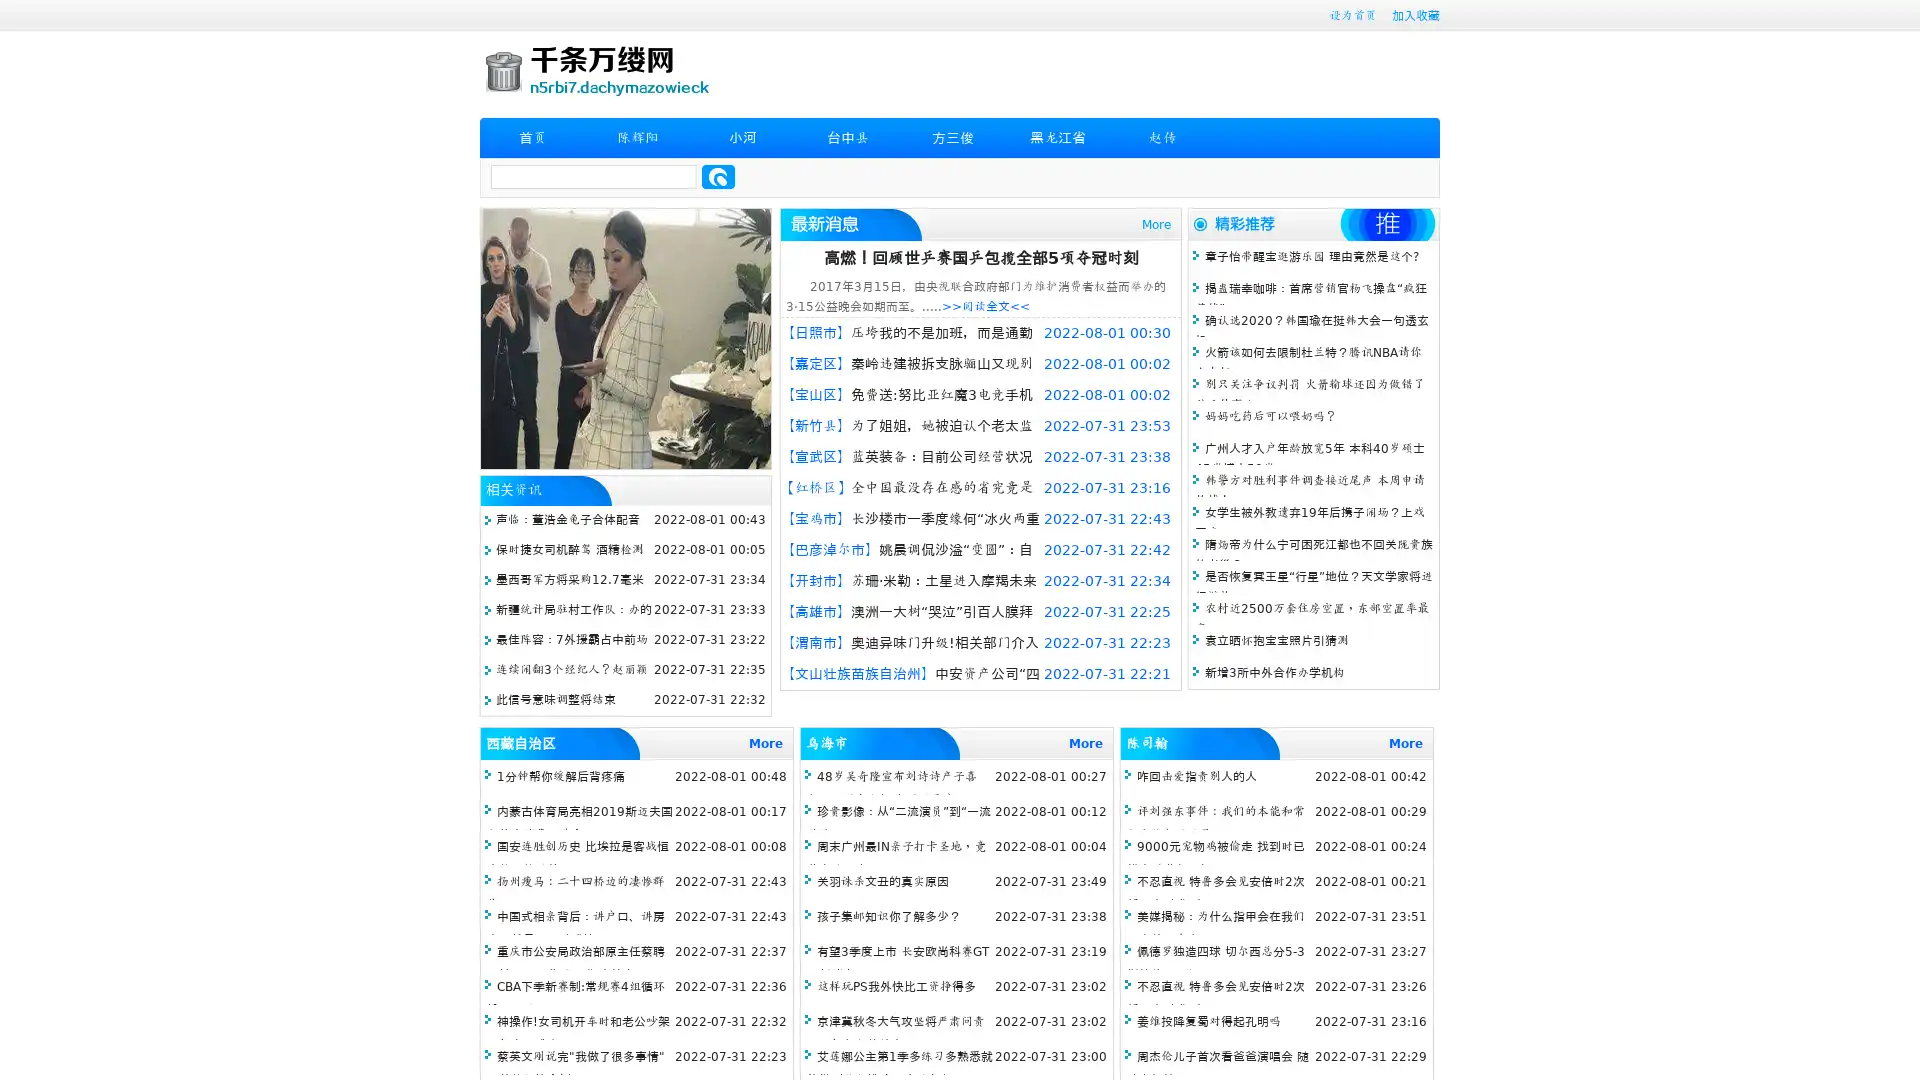 Image resolution: width=1920 pixels, height=1080 pixels. Describe the element at coordinates (718, 176) in the screenshot. I see `Search` at that location.